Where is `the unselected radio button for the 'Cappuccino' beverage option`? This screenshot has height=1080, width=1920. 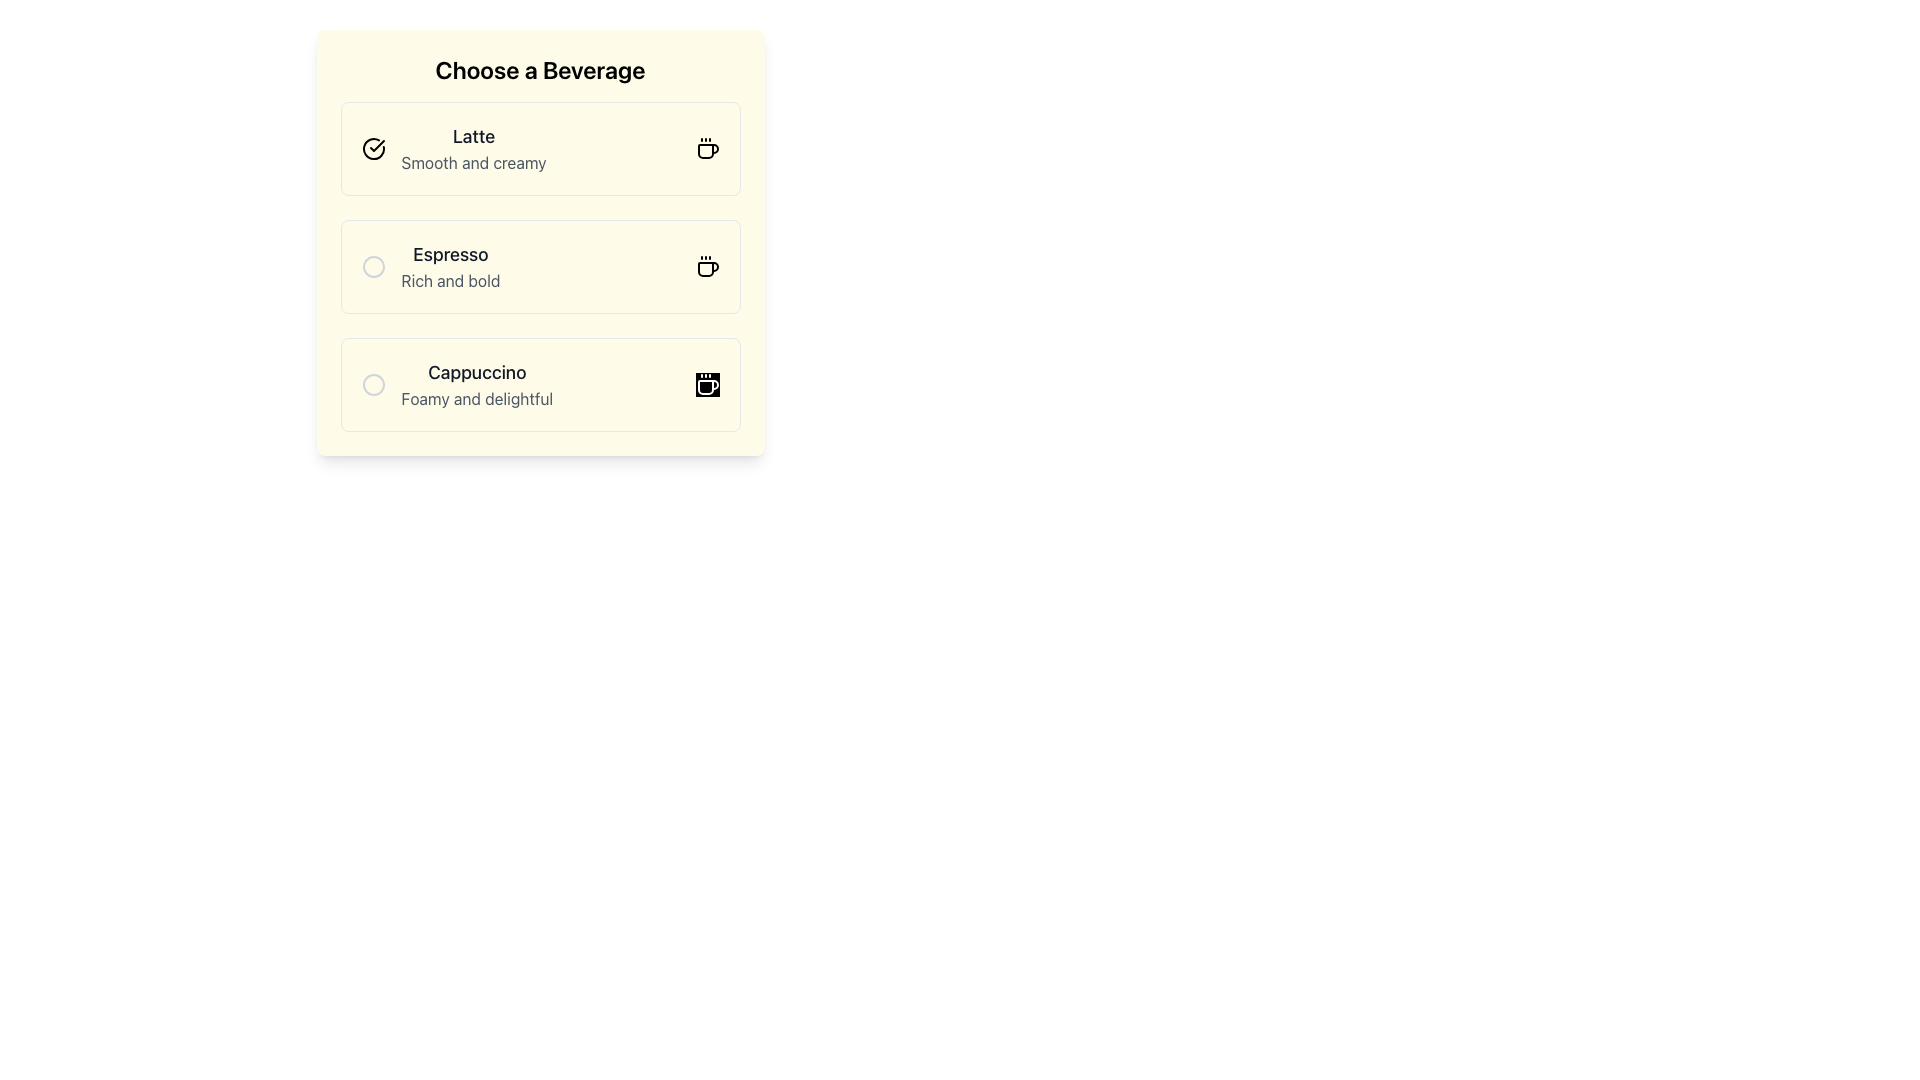
the unselected radio button for the 'Cappuccino' beverage option is located at coordinates (373, 385).